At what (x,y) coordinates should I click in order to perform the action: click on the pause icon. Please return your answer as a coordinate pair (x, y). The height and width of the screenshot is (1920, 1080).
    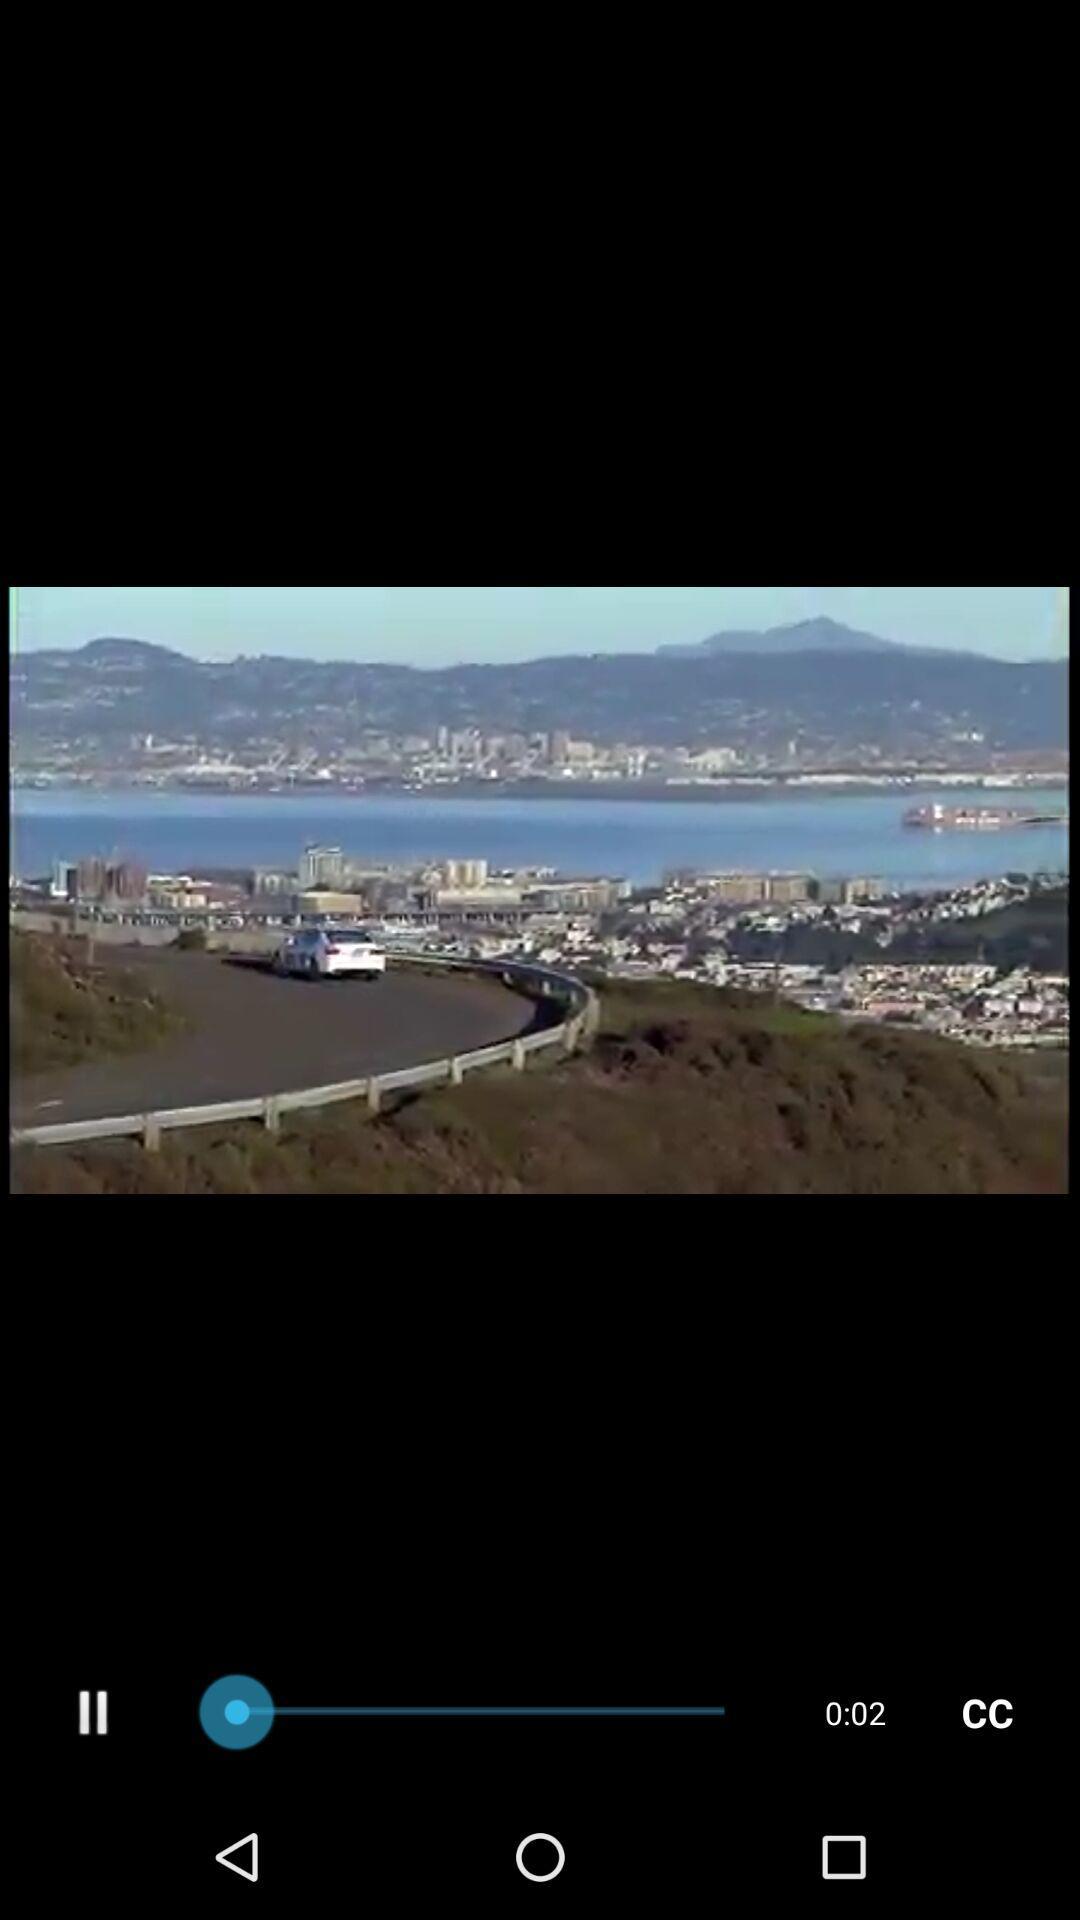
    Looking at the image, I should click on (94, 1832).